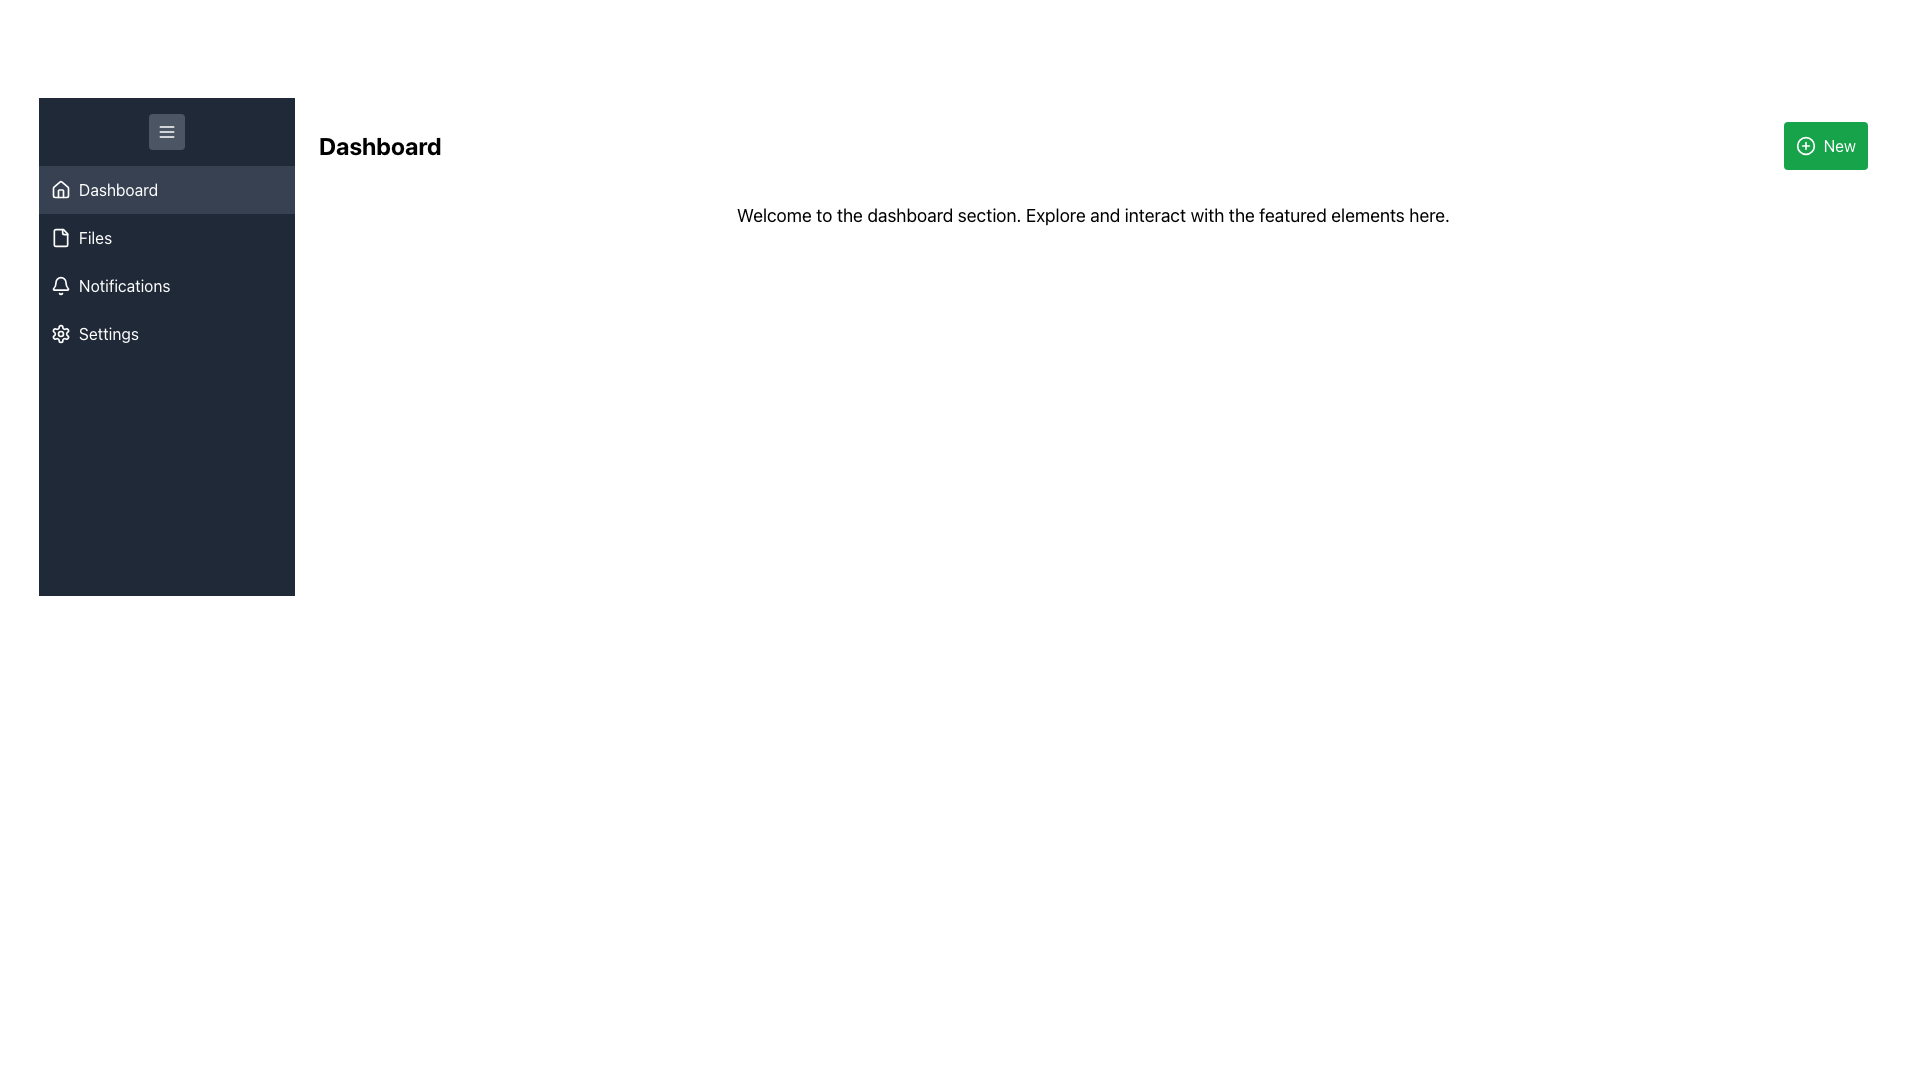  What do you see at coordinates (1092, 216) in the screenshot?
I see `the text block that says 'Welcome to the dashboard section. Explore and interact with the featured elements here.' which is centrally located in the dashboard content area` at bounding box center [1092, 216].